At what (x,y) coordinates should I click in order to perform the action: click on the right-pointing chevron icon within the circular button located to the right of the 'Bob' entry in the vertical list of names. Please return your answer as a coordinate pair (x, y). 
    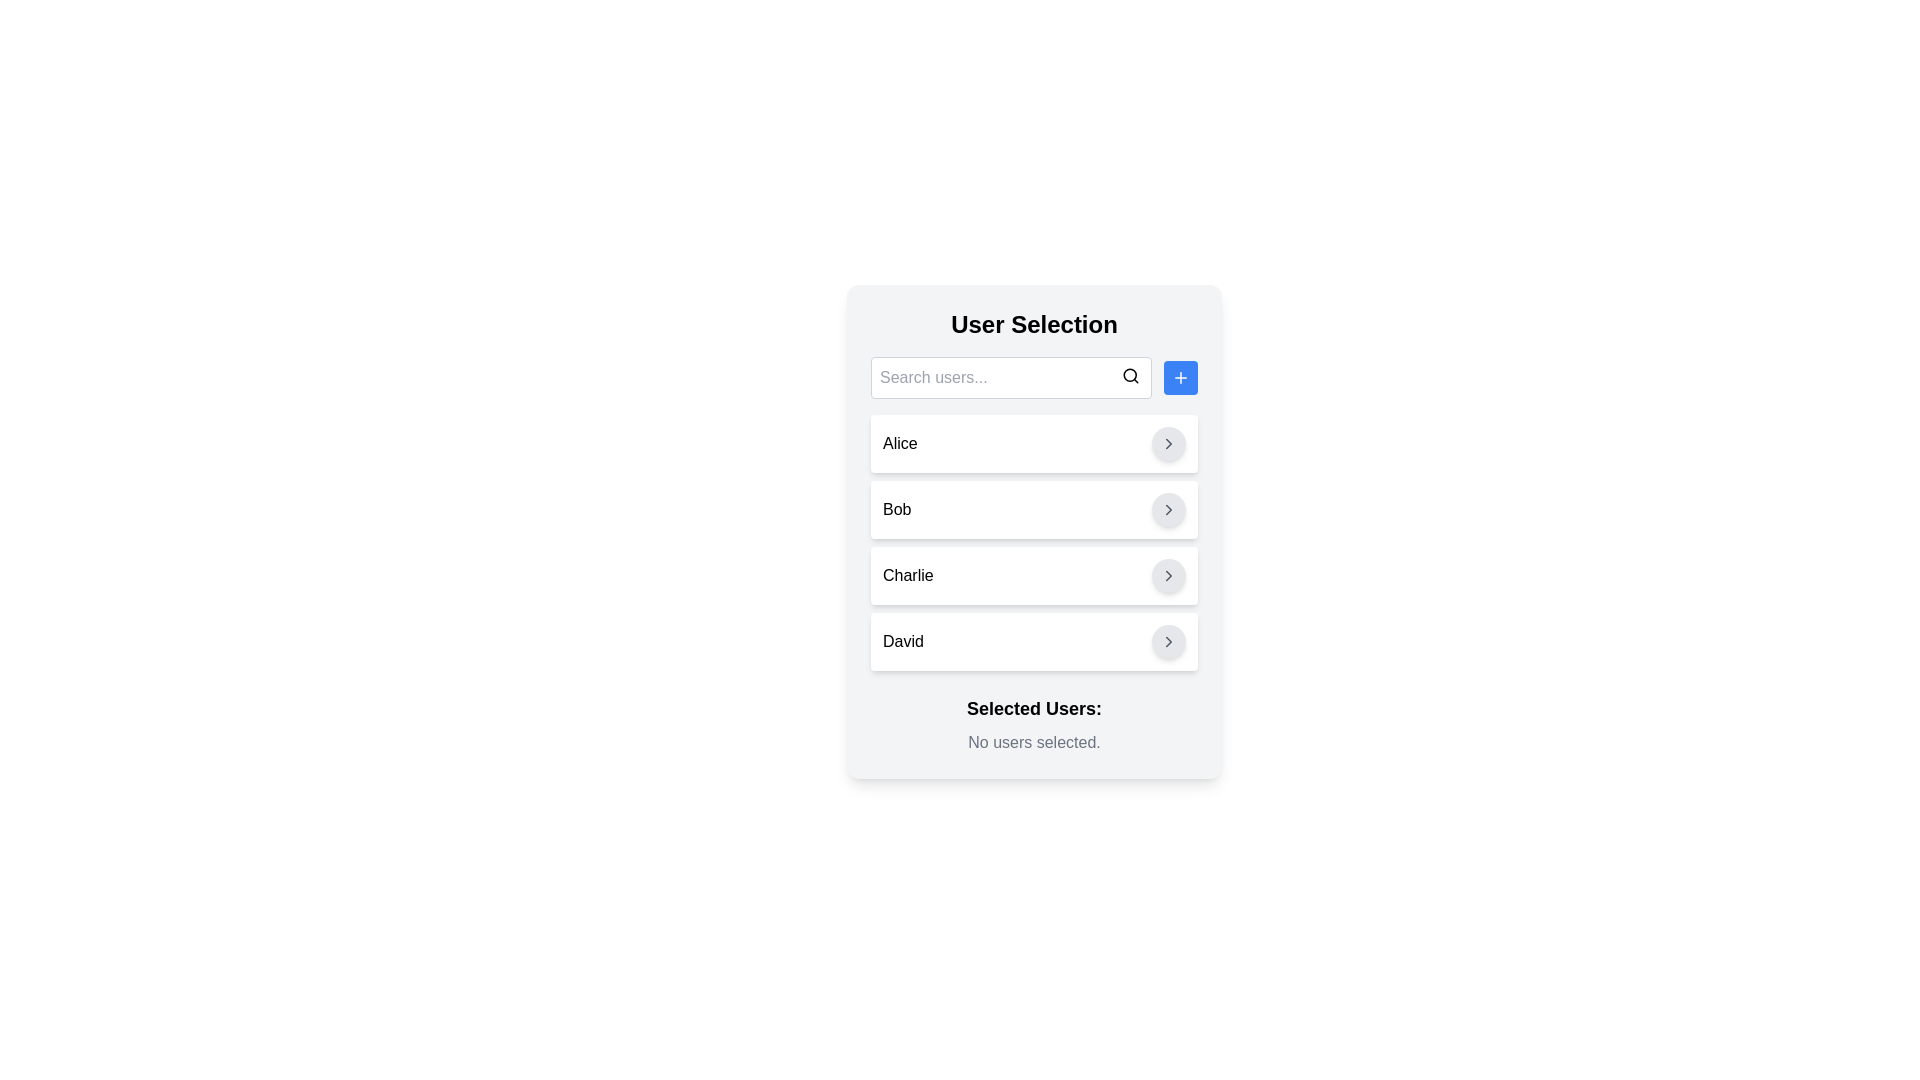
    Looking at the image, I should click on (1169, 508).